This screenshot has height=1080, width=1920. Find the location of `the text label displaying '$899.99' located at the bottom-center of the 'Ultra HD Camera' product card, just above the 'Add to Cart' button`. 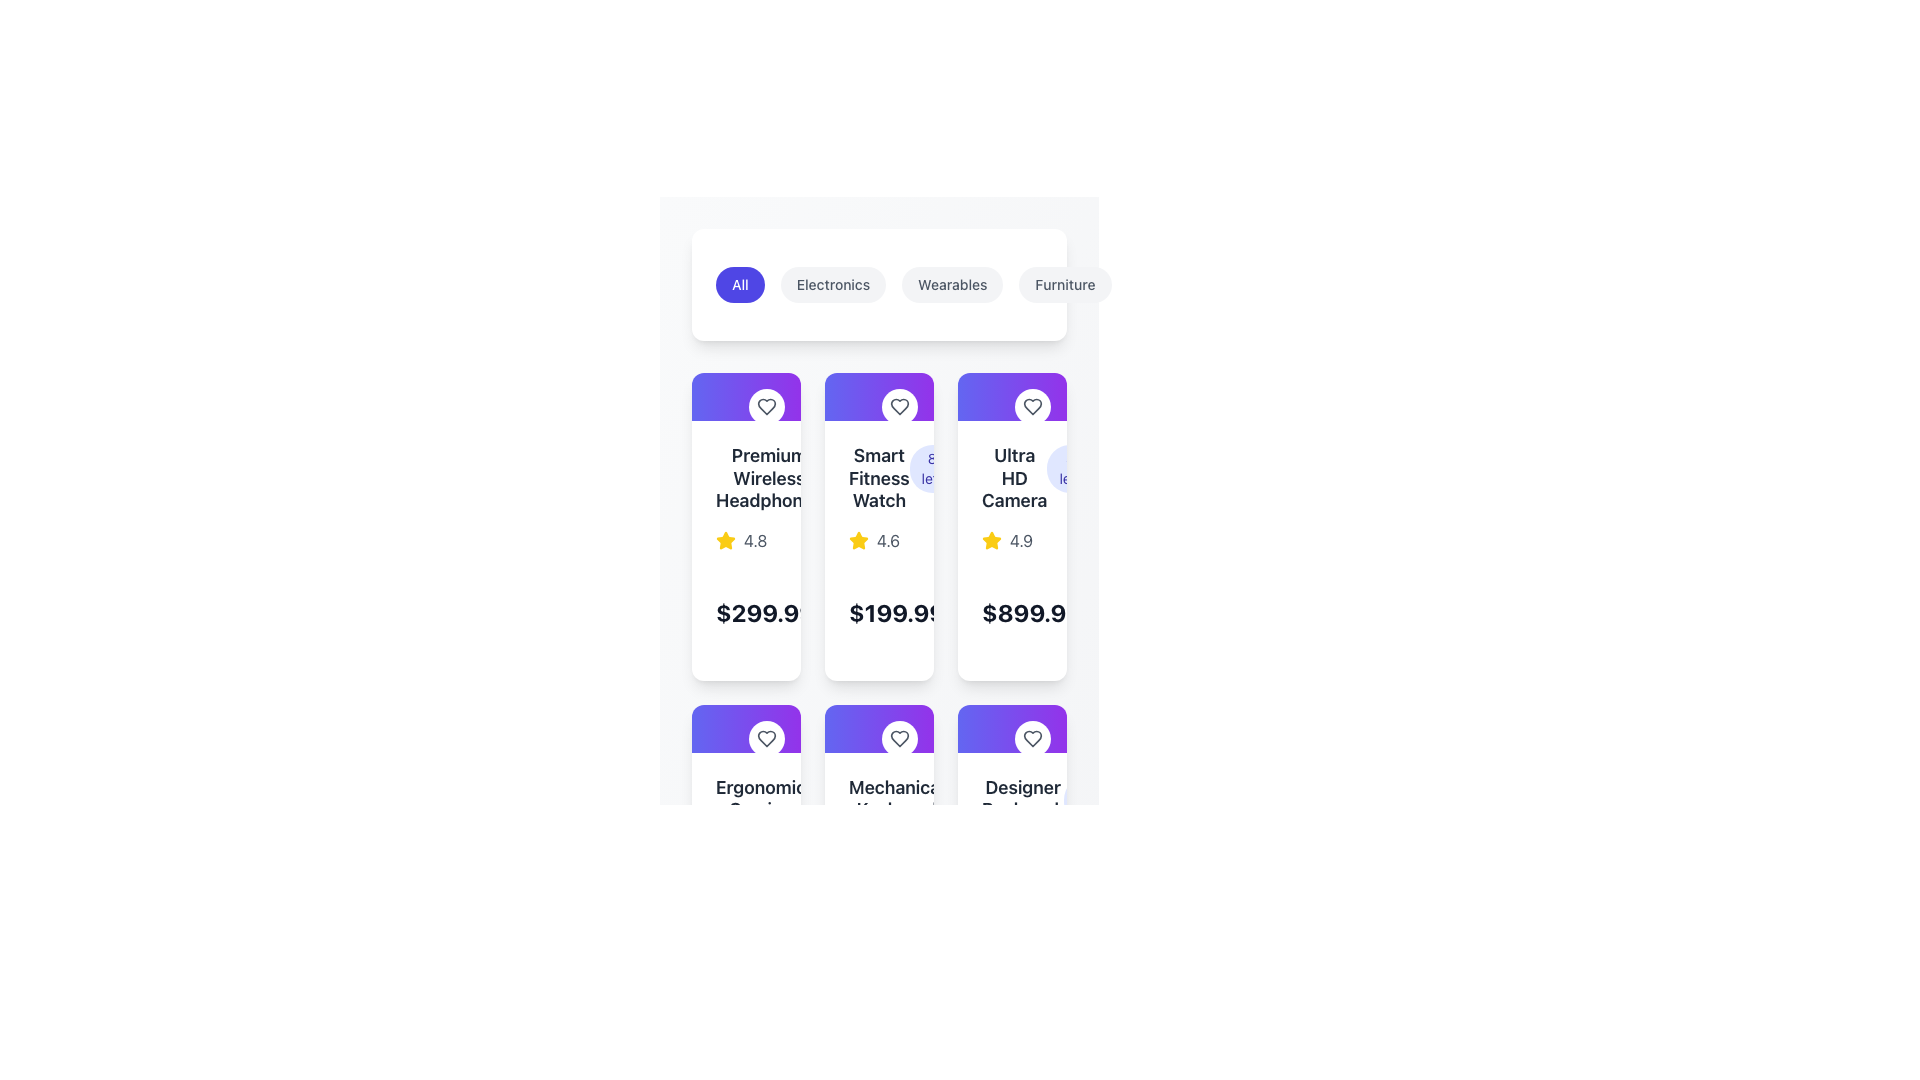

the text label displaying '$899.99' located at the bottom-center of the 'Ultra HD Camera' product card, just above the 'Add to Cart' button is located at coordinates (1012, 611).